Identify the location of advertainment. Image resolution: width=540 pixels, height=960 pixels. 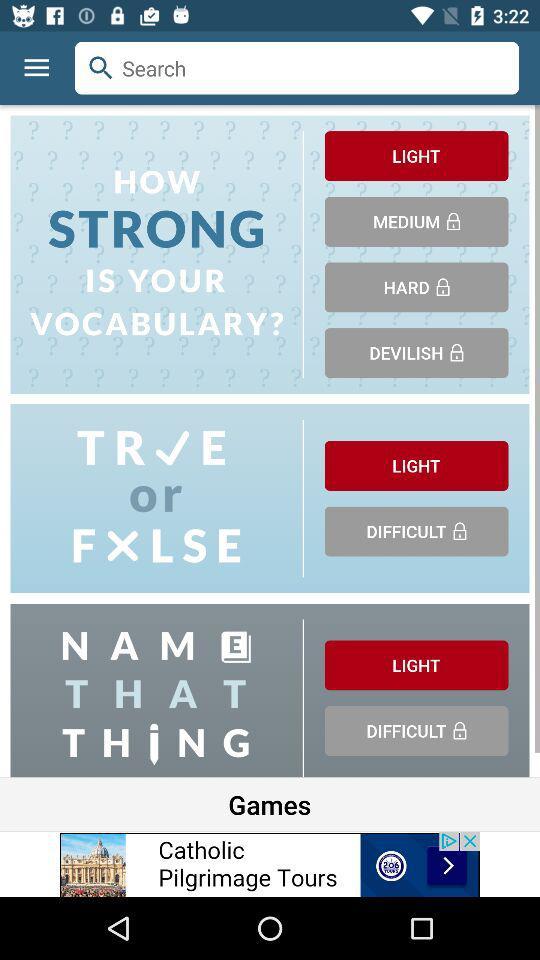
(270, 863).